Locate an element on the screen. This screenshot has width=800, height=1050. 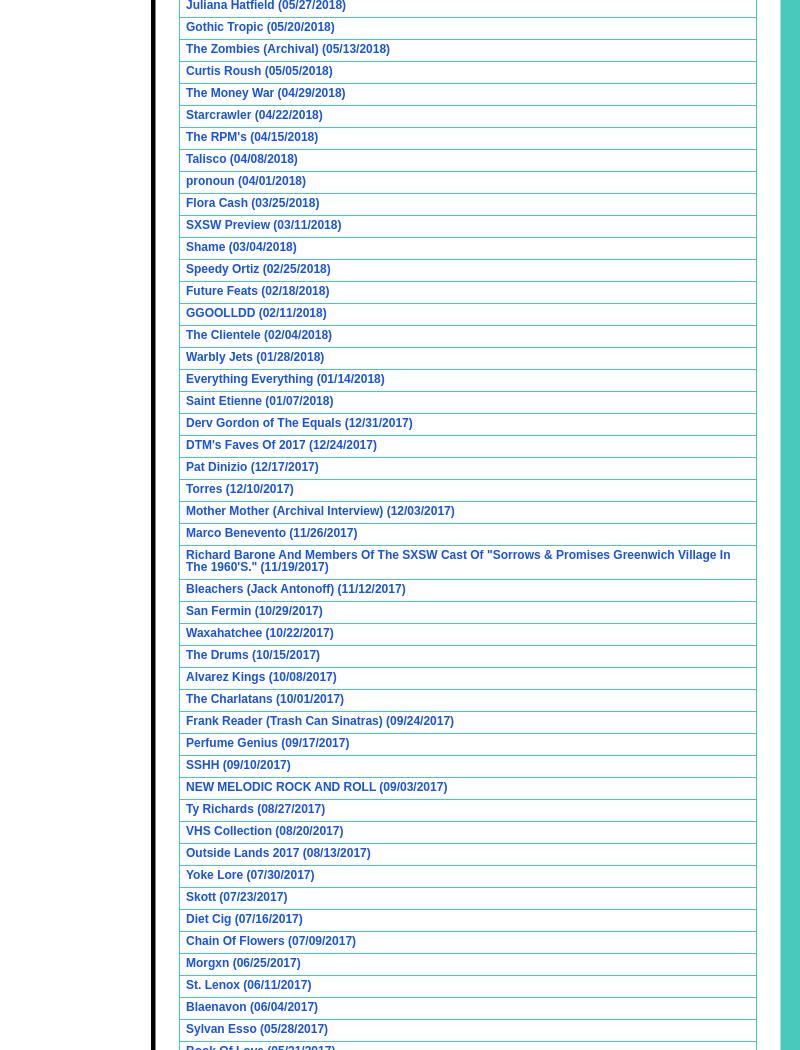
'Shame (03/04/2018)' is located at coordinates (240, 246).